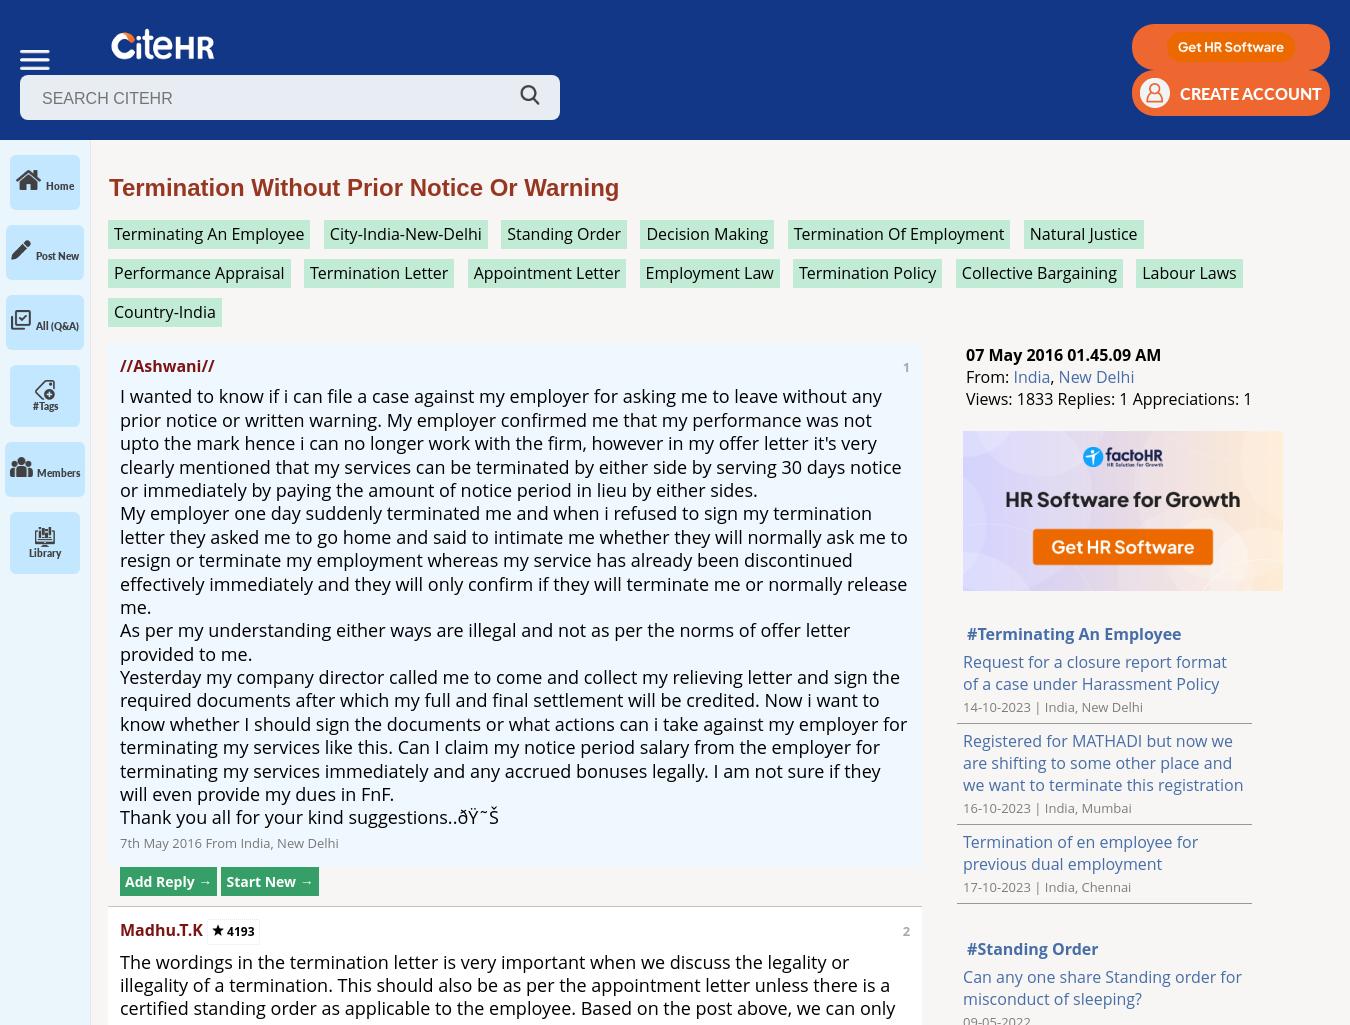  Describe the element at coordinates (1074, 632) in the screenshot. I see `'#Terminating An Employee'` at that location.